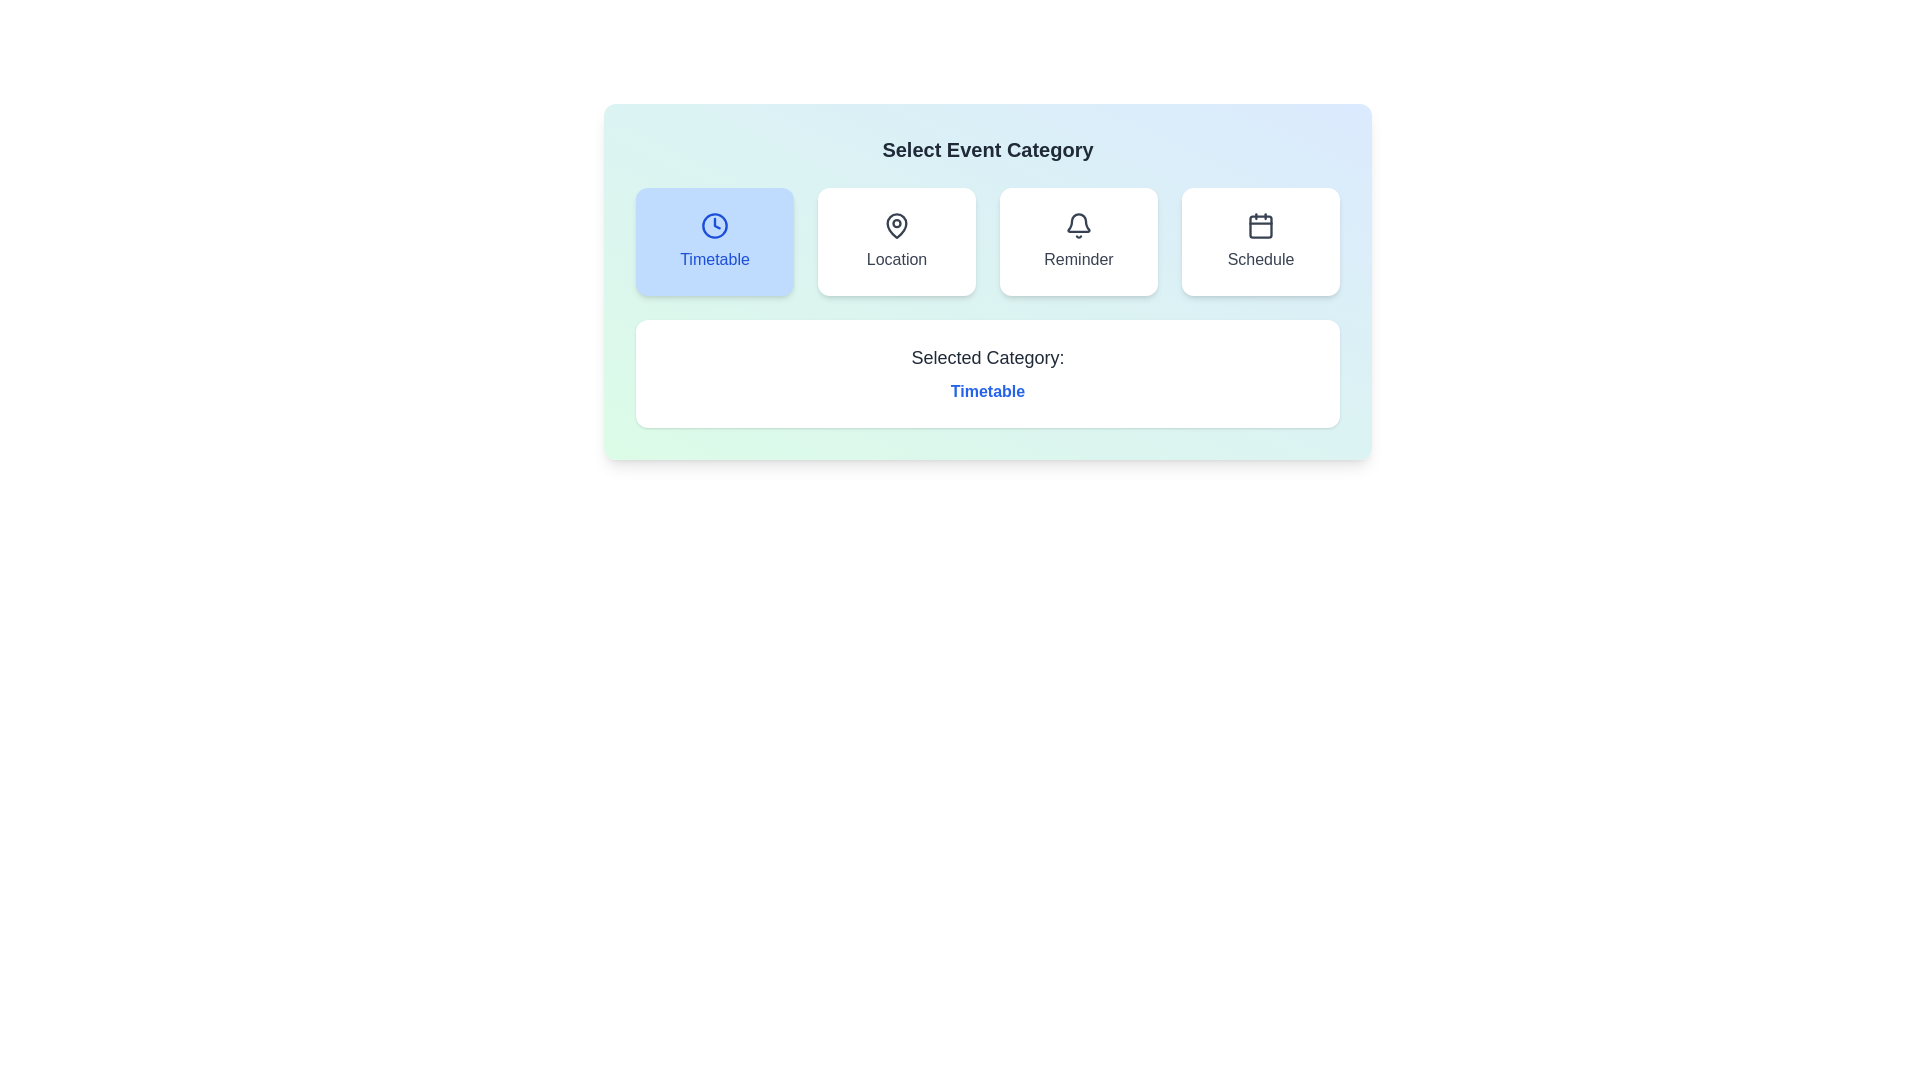  What do you see at coordinates (1260, 241) in the screenshot?
I see `the button labeled Schedule to observe its hover effect` at bounding box center [1260, 241].